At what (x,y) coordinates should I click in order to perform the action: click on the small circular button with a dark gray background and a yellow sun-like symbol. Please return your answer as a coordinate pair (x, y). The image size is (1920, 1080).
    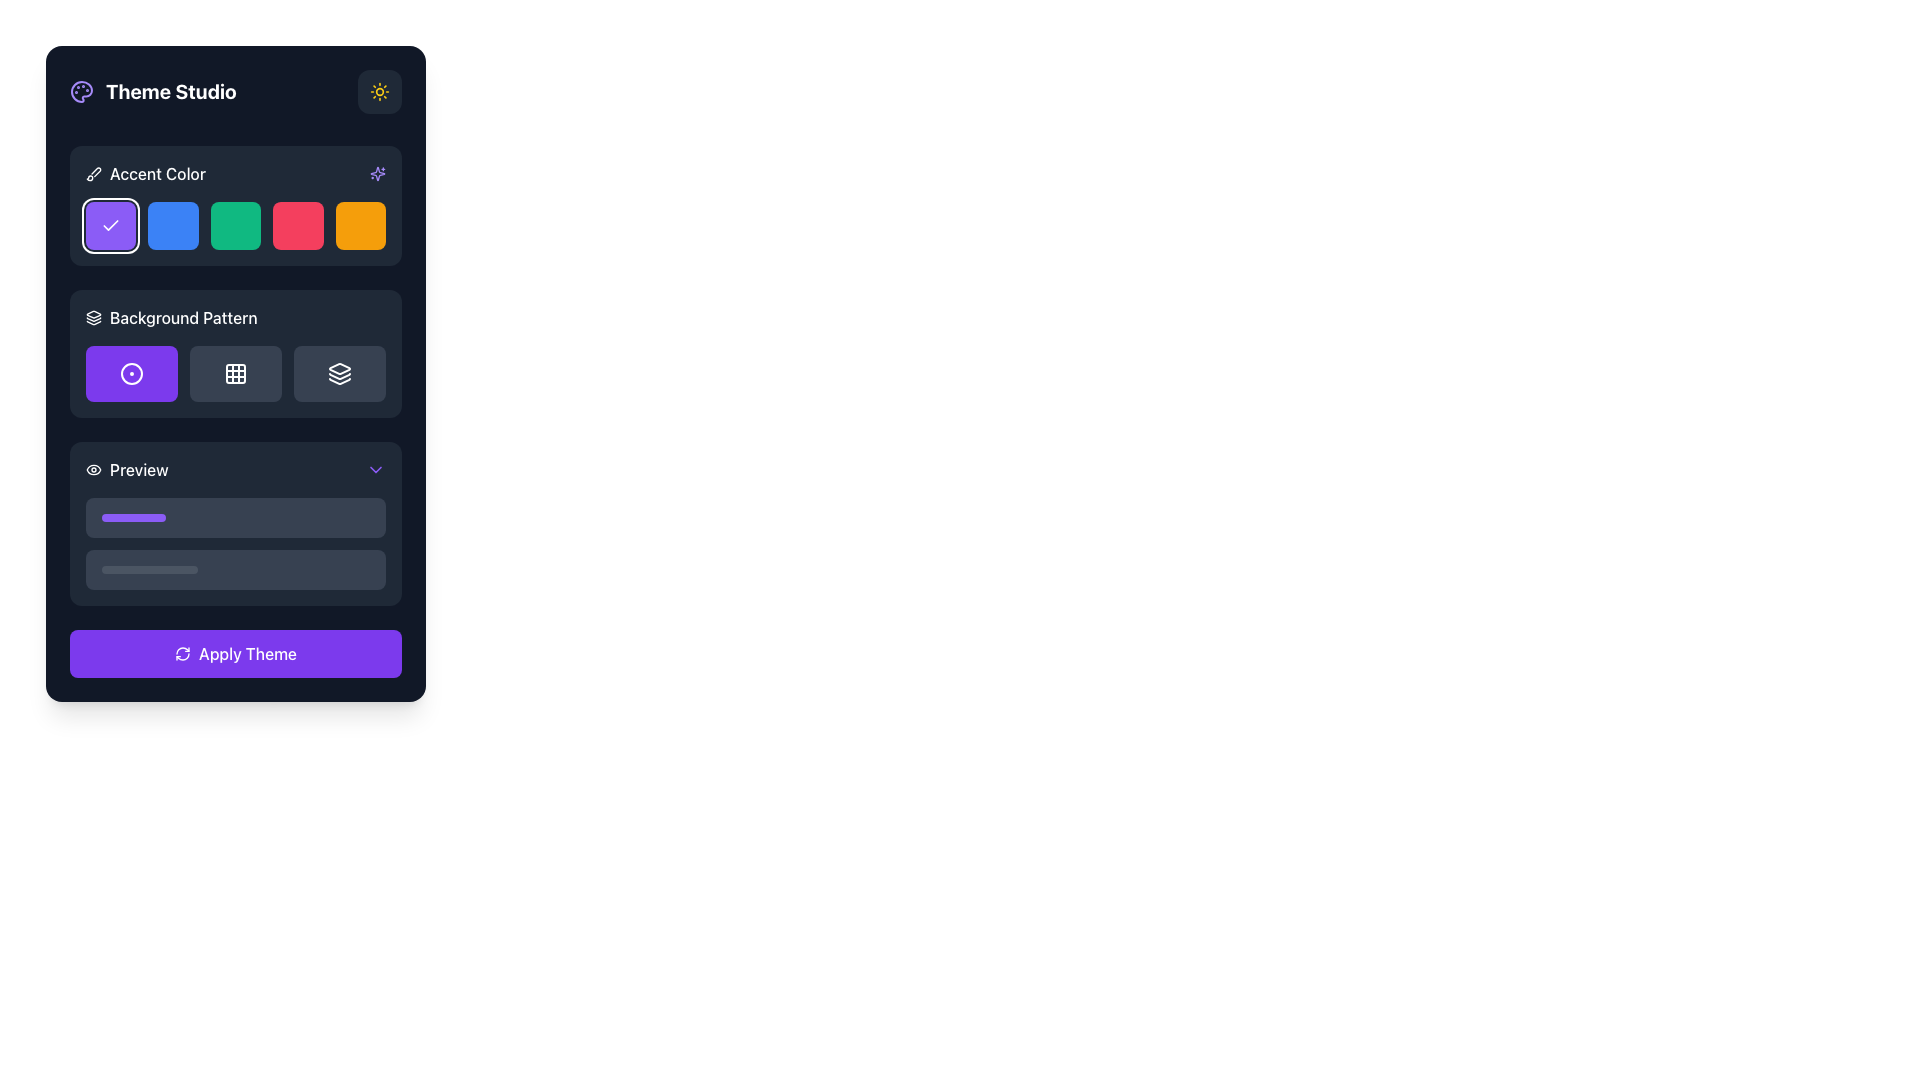
    Looking at the image, I should click on (379, 92).